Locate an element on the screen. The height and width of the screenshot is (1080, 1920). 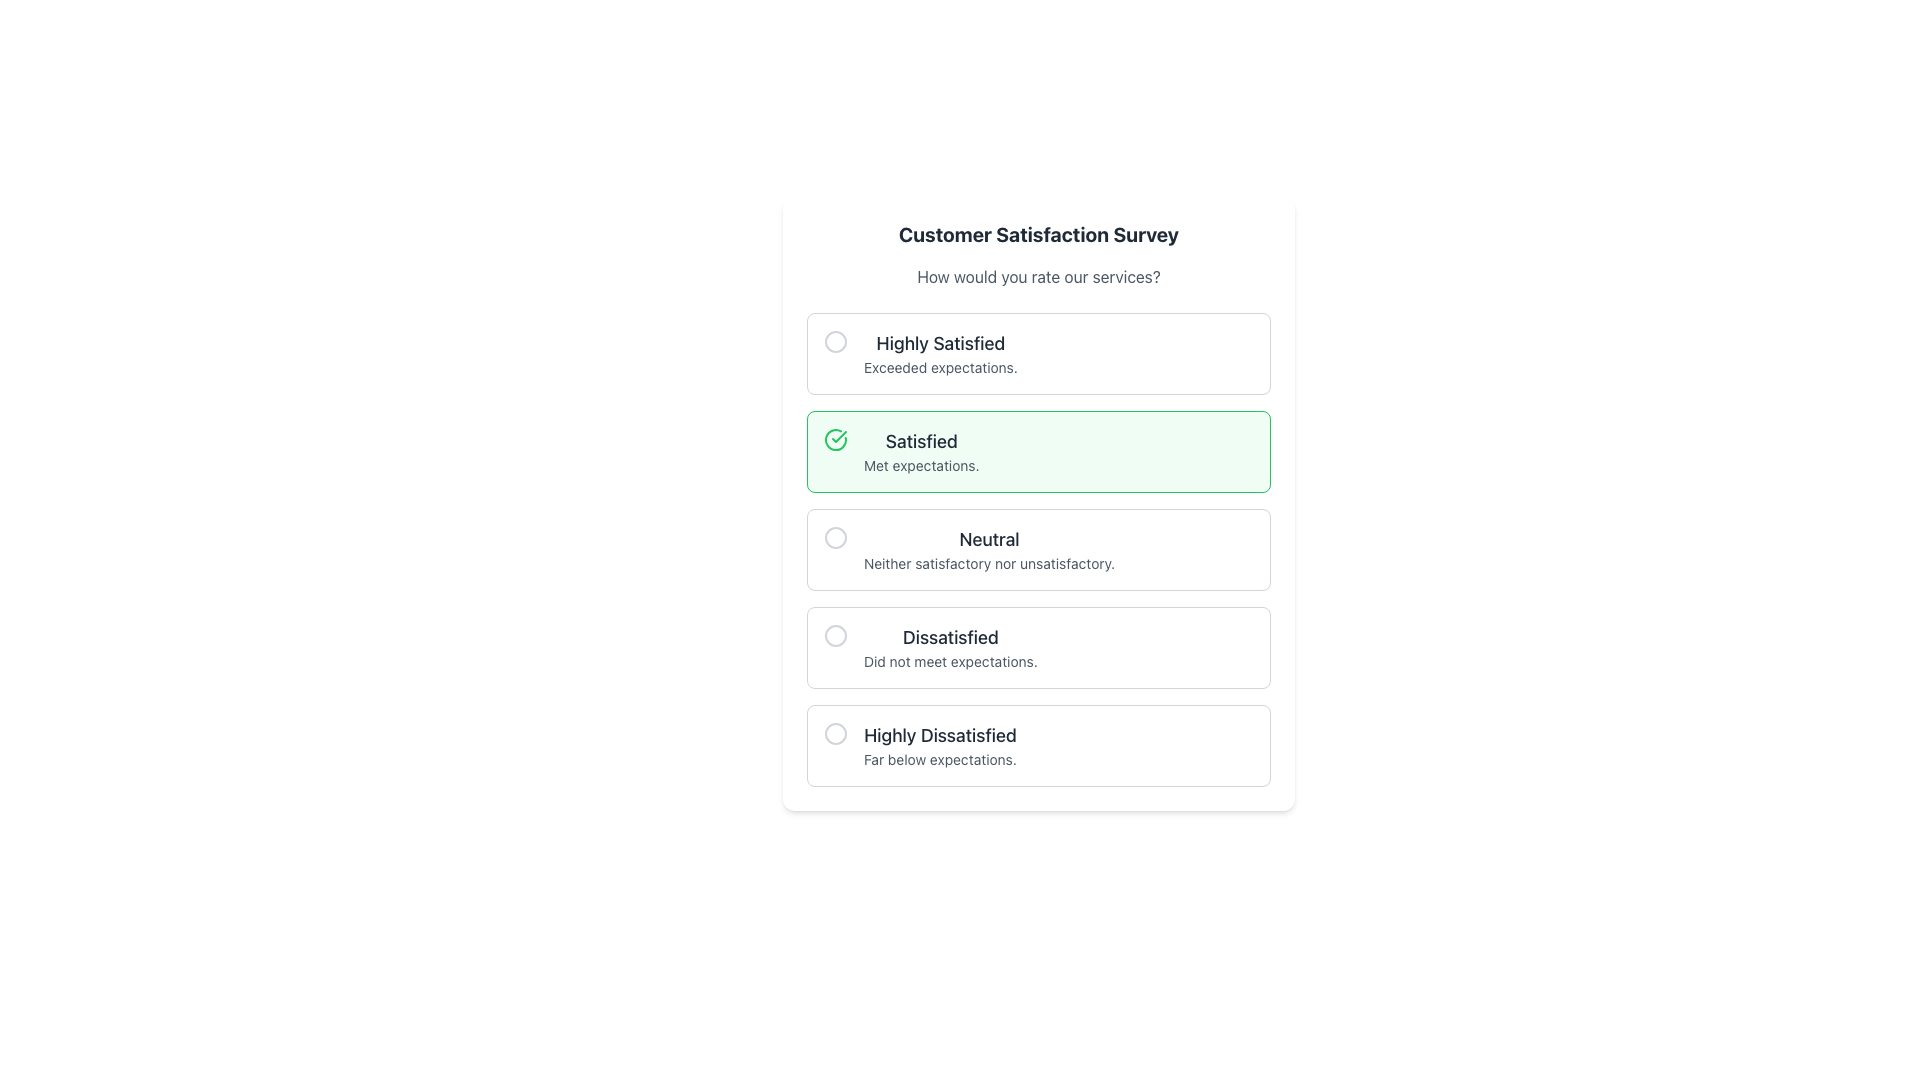
the 'Dissatisfied' radio button option in the customer satisfaction survey is located at coordinates (1038, 648).